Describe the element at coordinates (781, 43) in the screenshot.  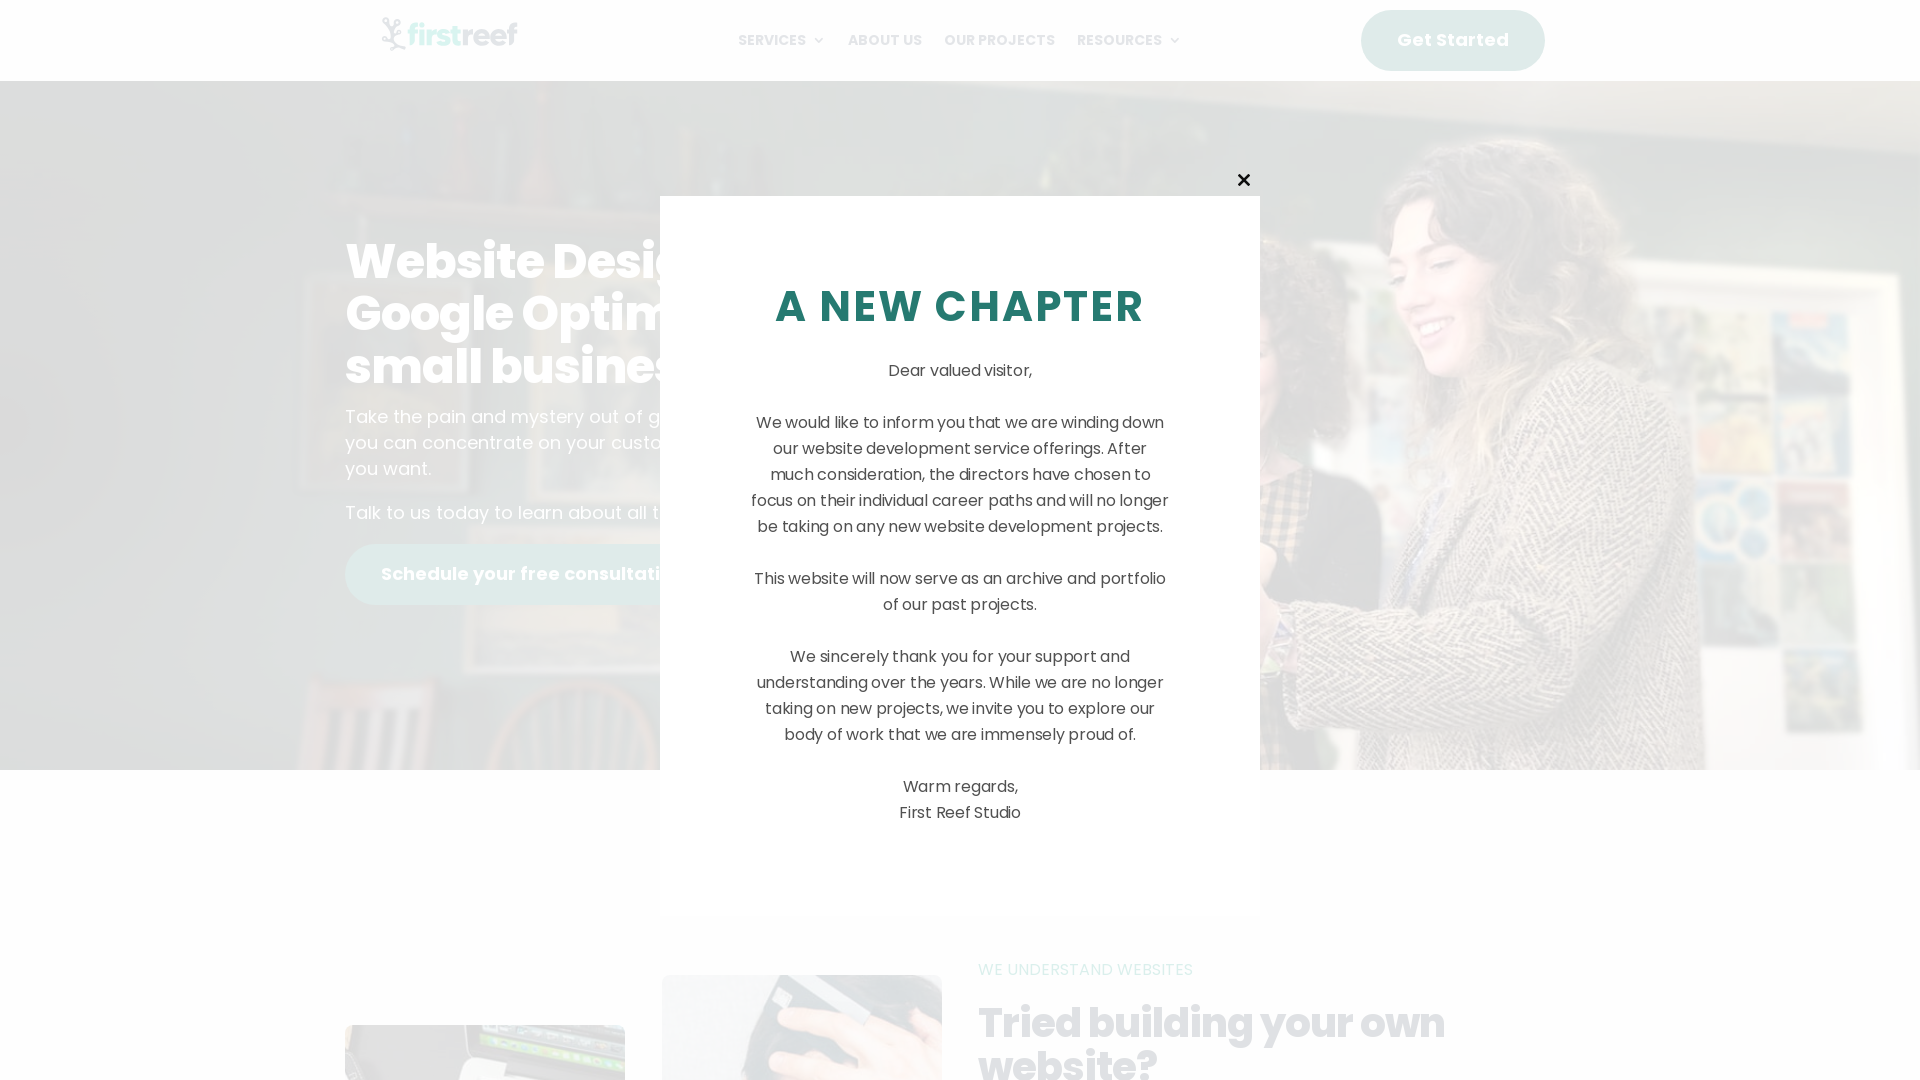
I see `'SERVICES'` at that location.